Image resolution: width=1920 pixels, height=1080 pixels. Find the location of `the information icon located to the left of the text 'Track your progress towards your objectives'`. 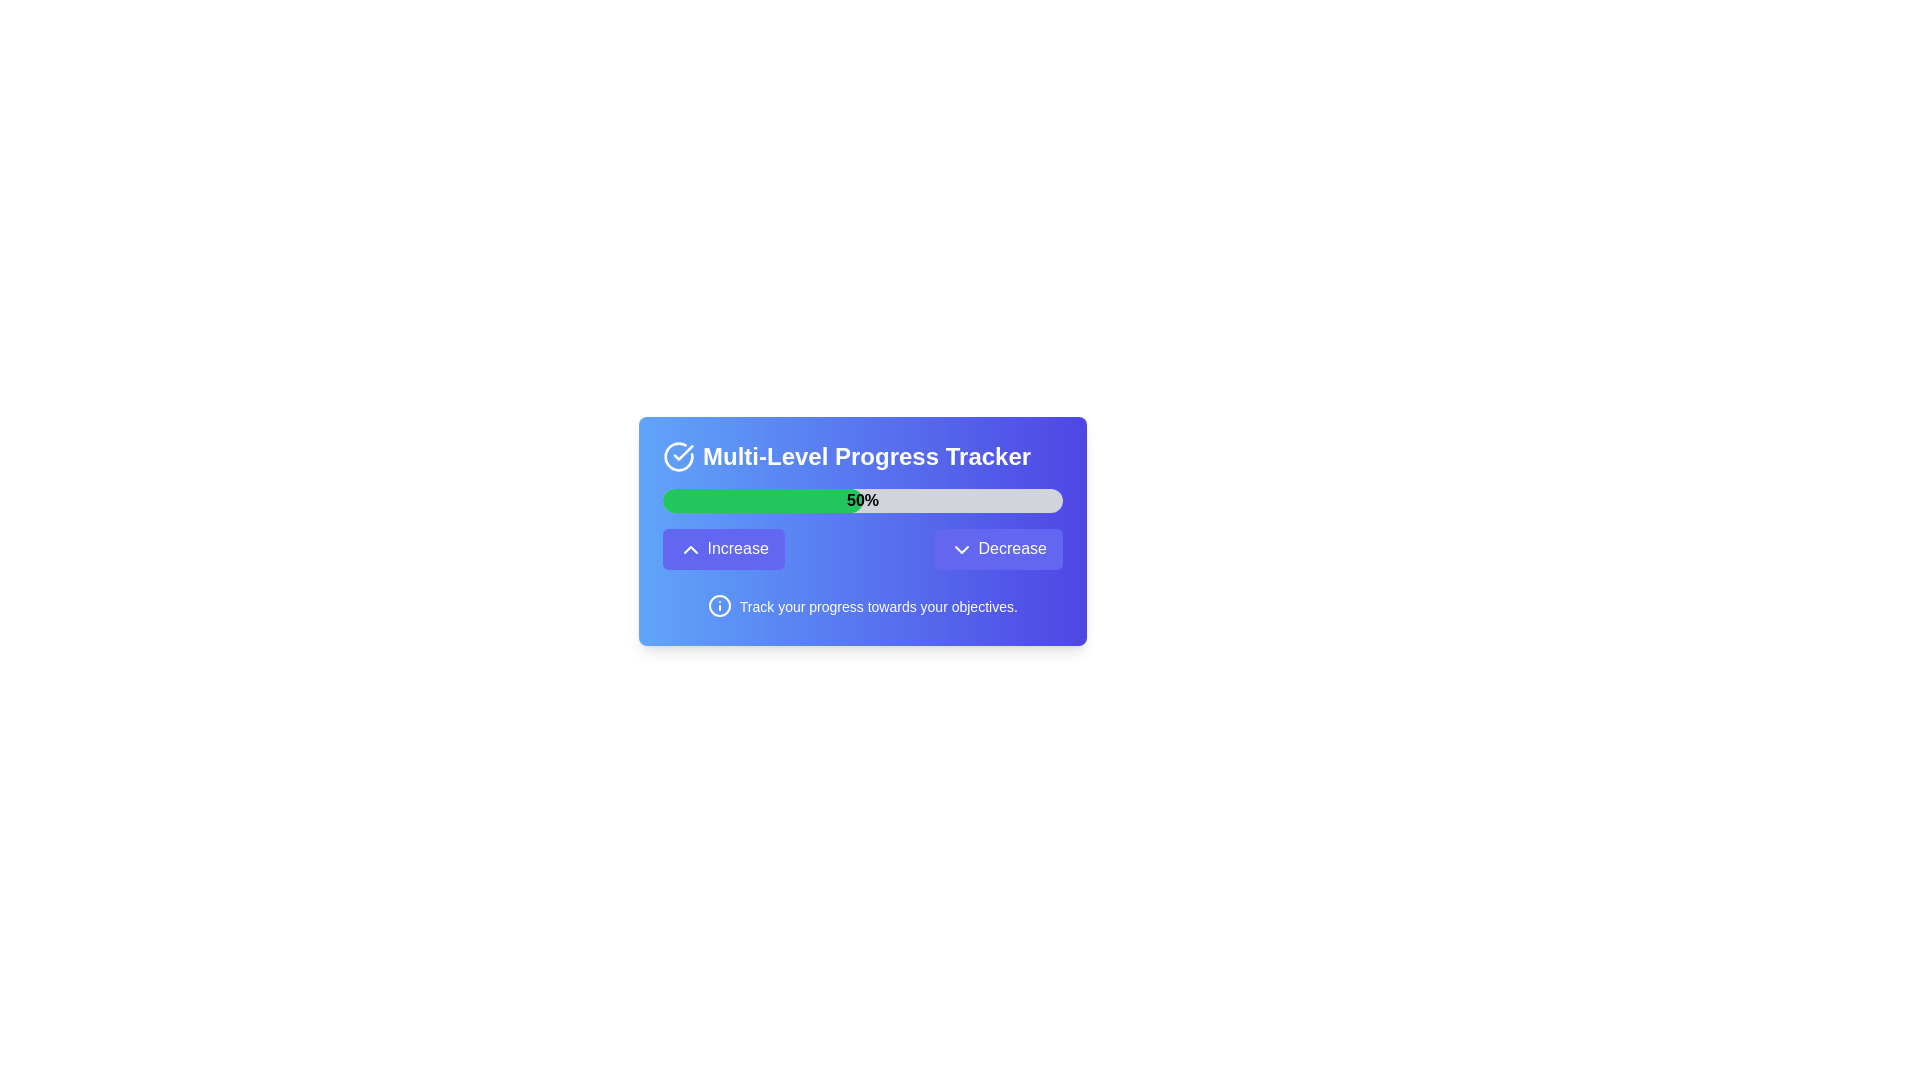

the information icon located to the left of the text 'Track your progress towards your objectives' is located at coordinates (720, 604).